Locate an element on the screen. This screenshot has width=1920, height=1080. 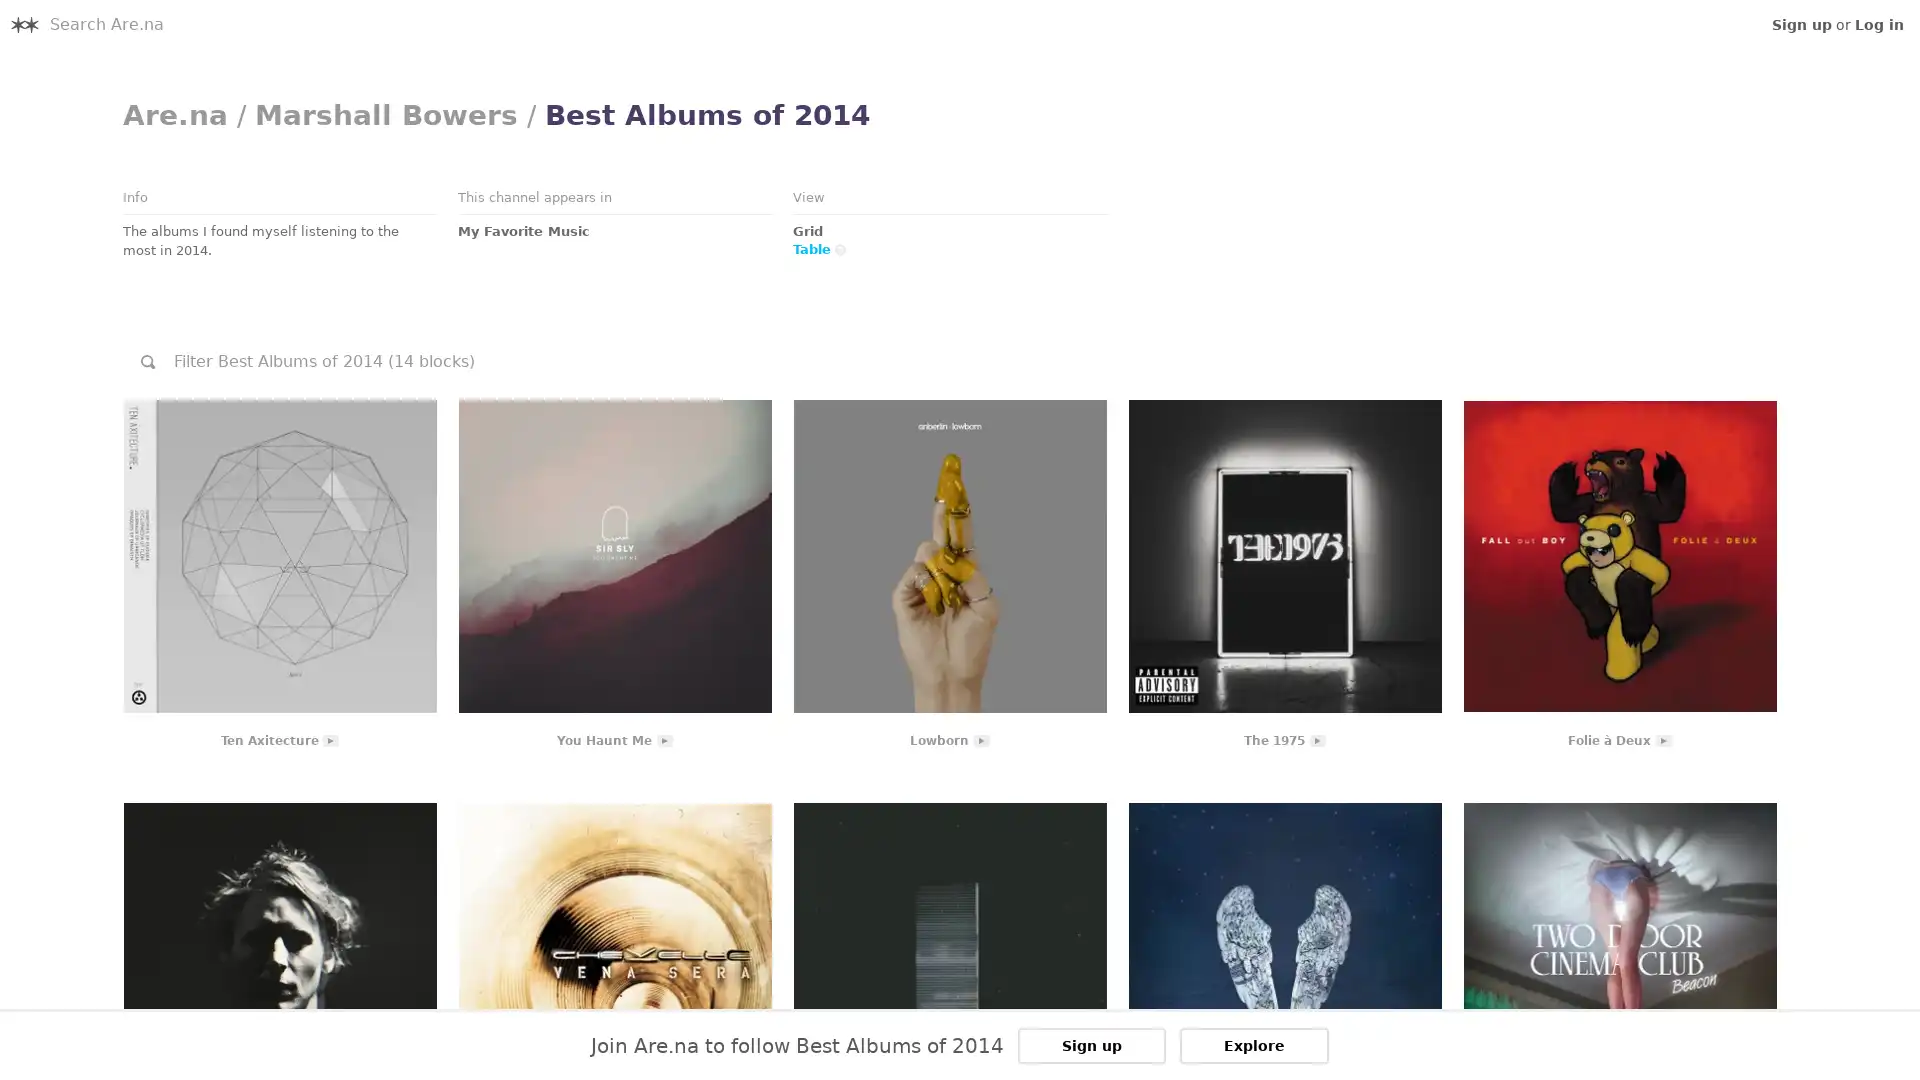
Link to Embed: Lowborn is located at coordinates (948, 555).